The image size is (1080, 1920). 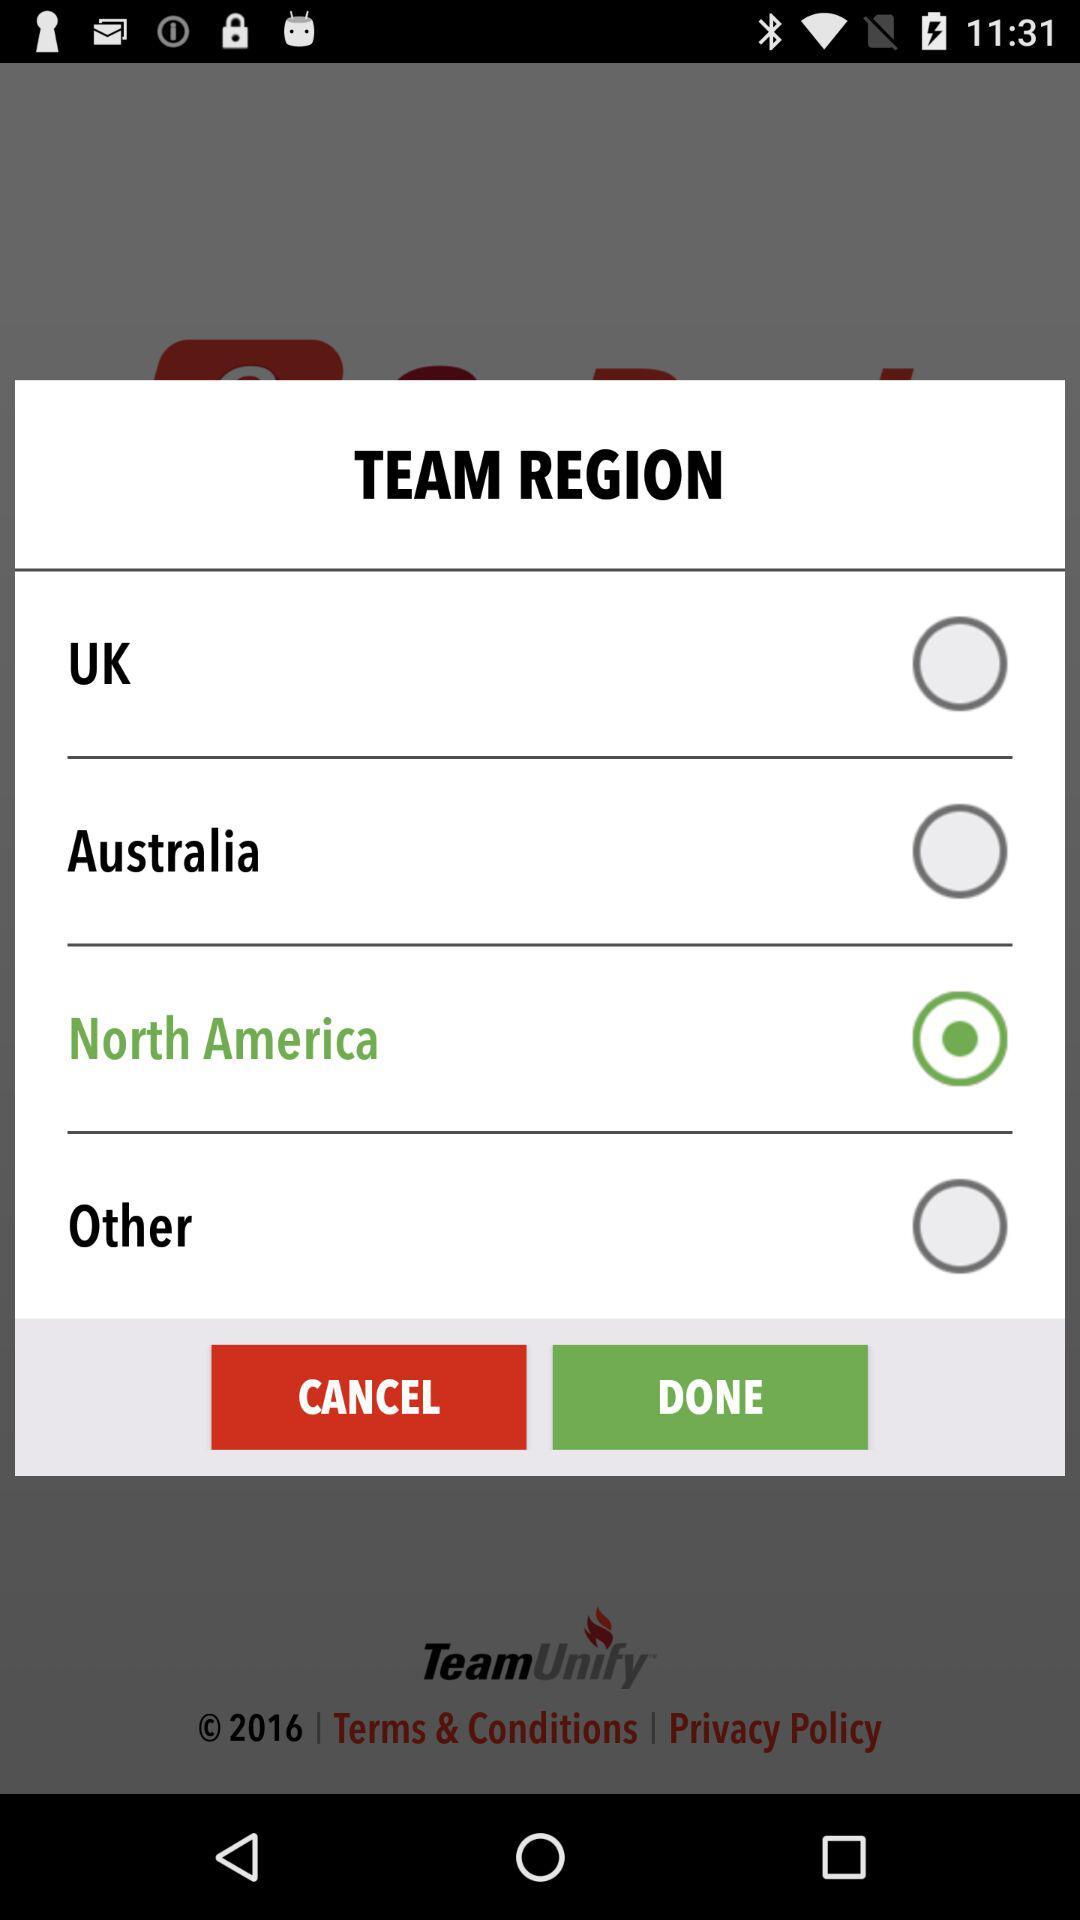 I want to click on verify country location, so click(x=959, y=663).